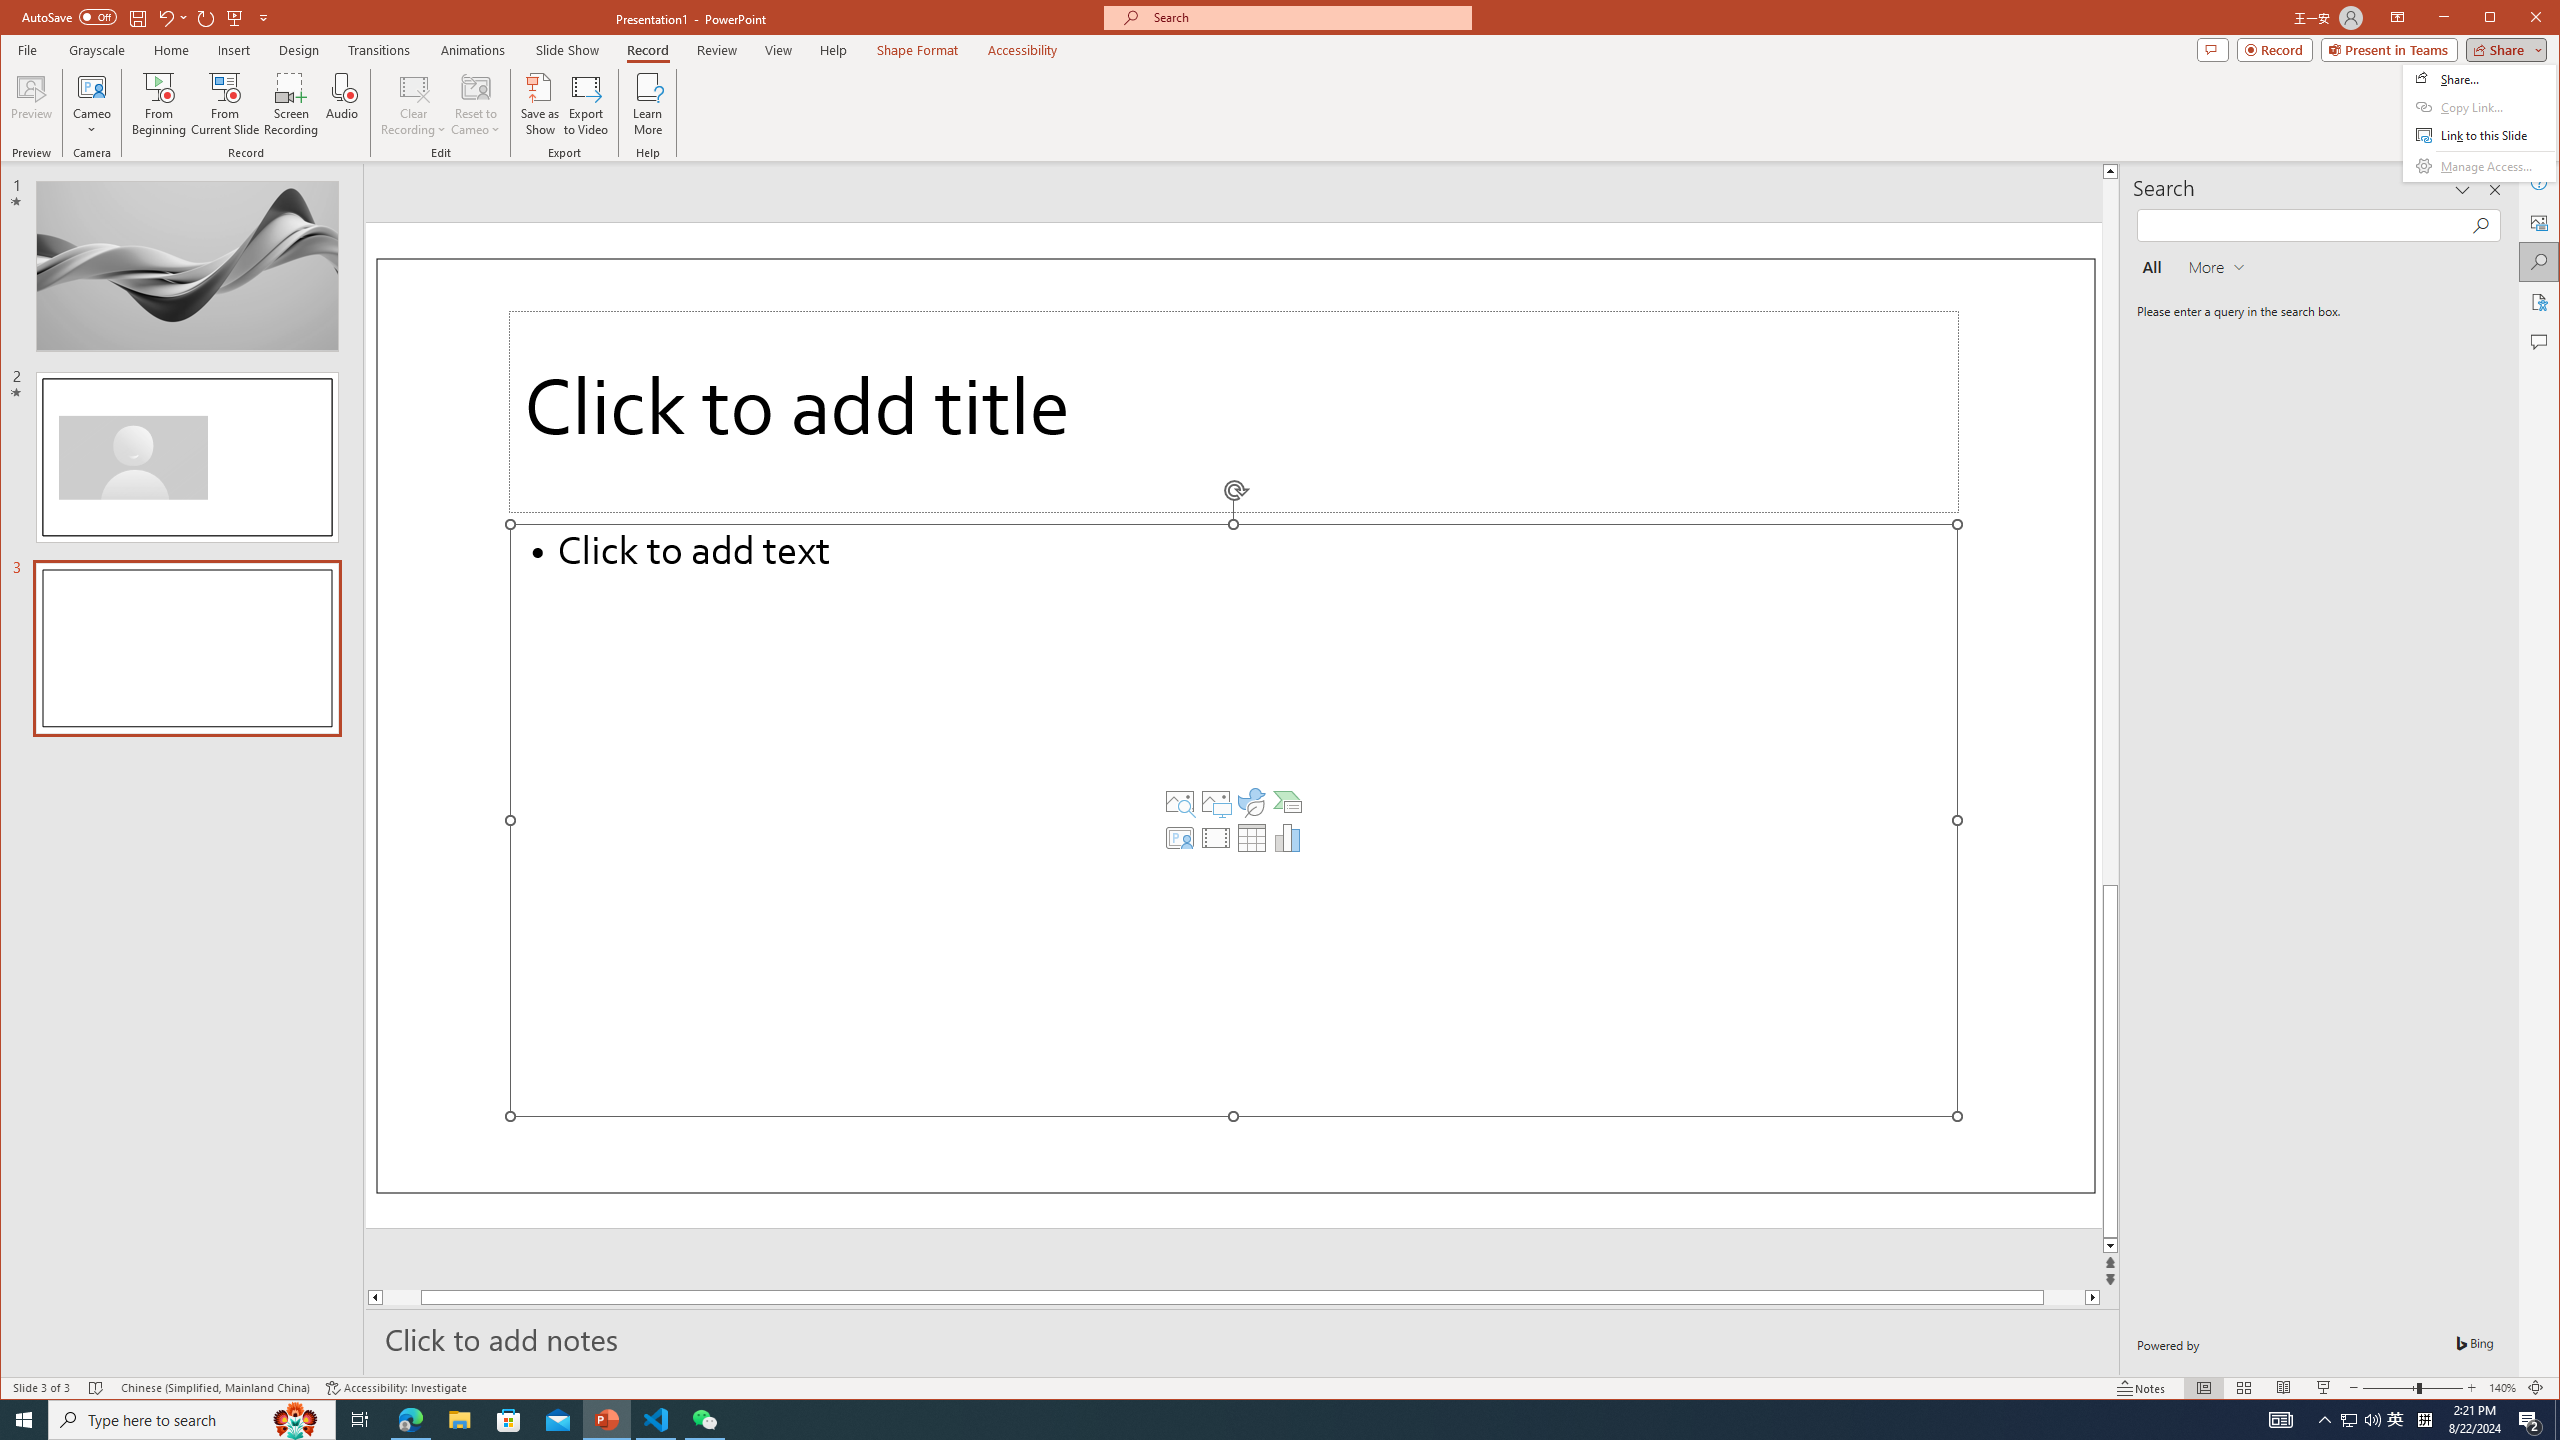 This screenshot has width=2560, height=1440. What do you see at coordinates (1251, 801) in the screenshot?
I see `'Insert an Icon'` at bounding box center [1251, 801].